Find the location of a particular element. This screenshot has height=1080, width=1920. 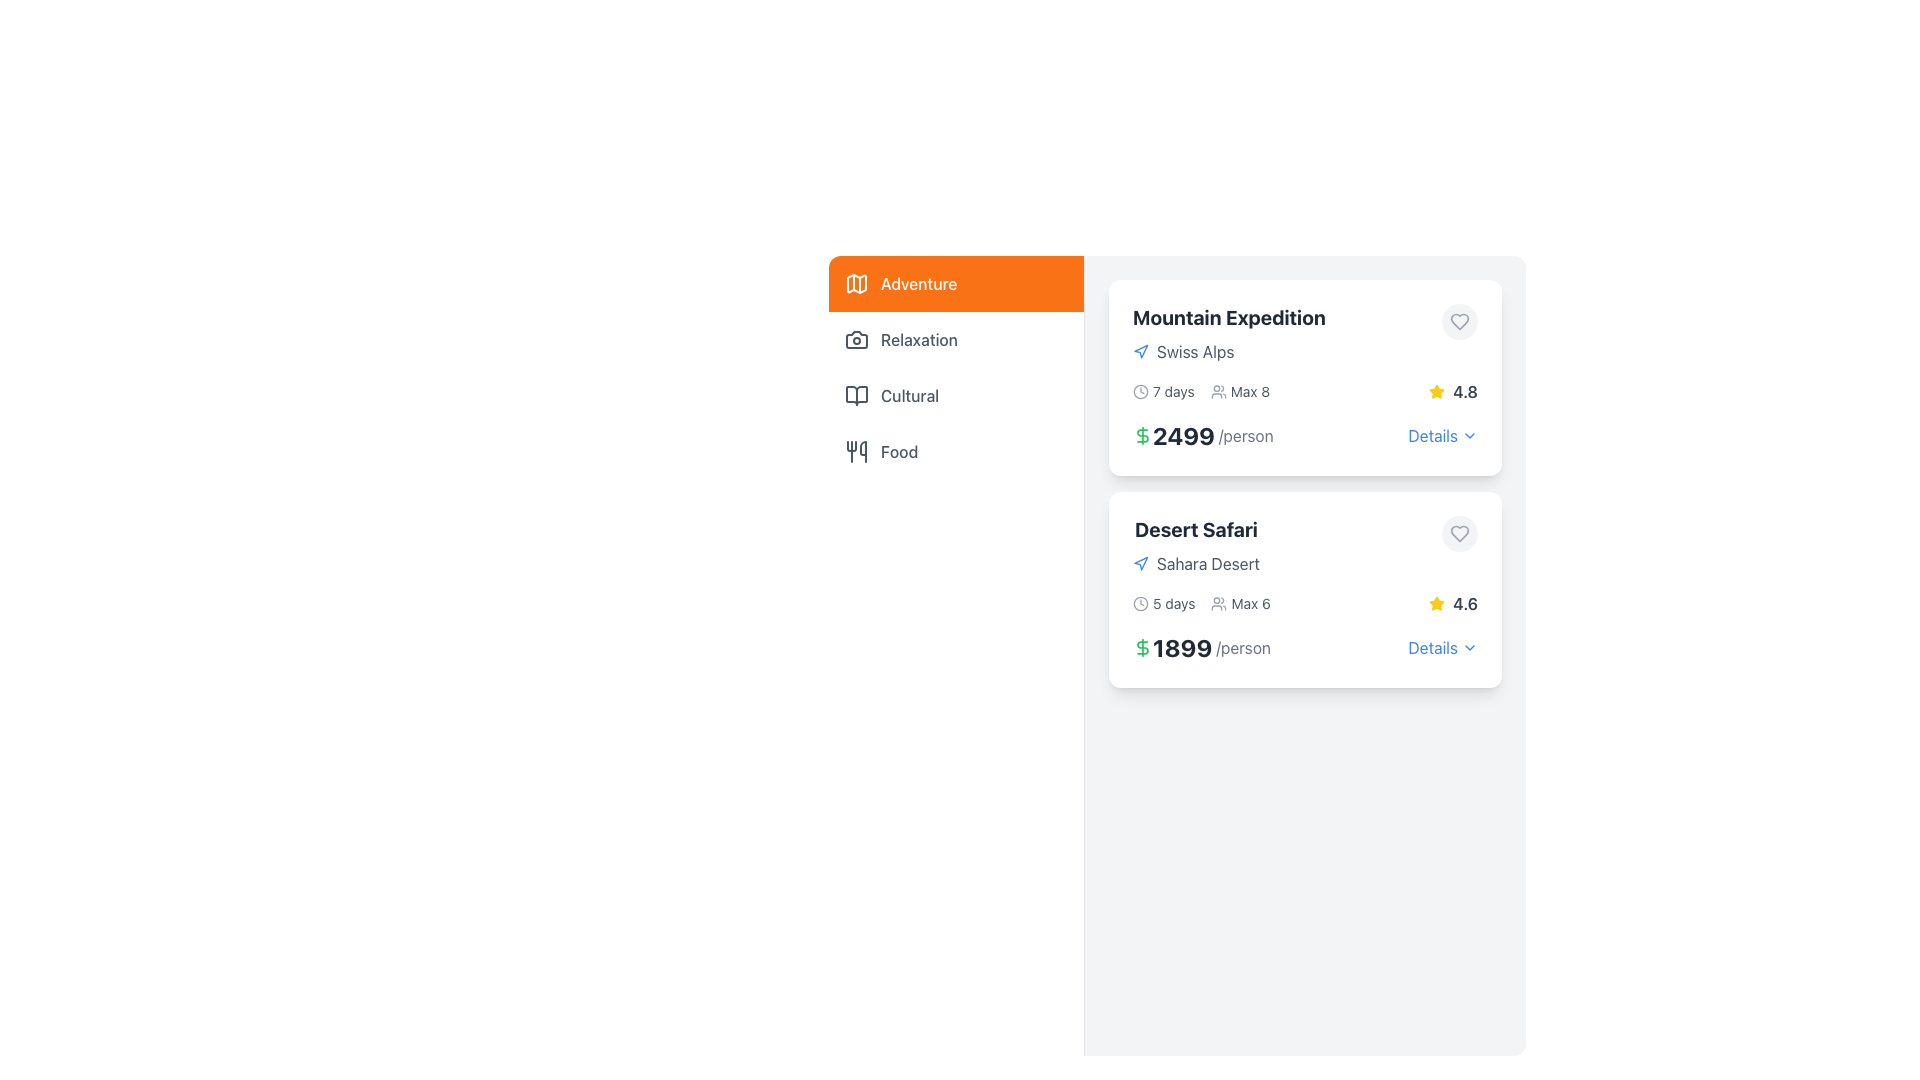

the yellow star rating icon located at the top right corner of the 'Mountain Expedition' card to interact with the rating system is located at coordinates (1436, 392).